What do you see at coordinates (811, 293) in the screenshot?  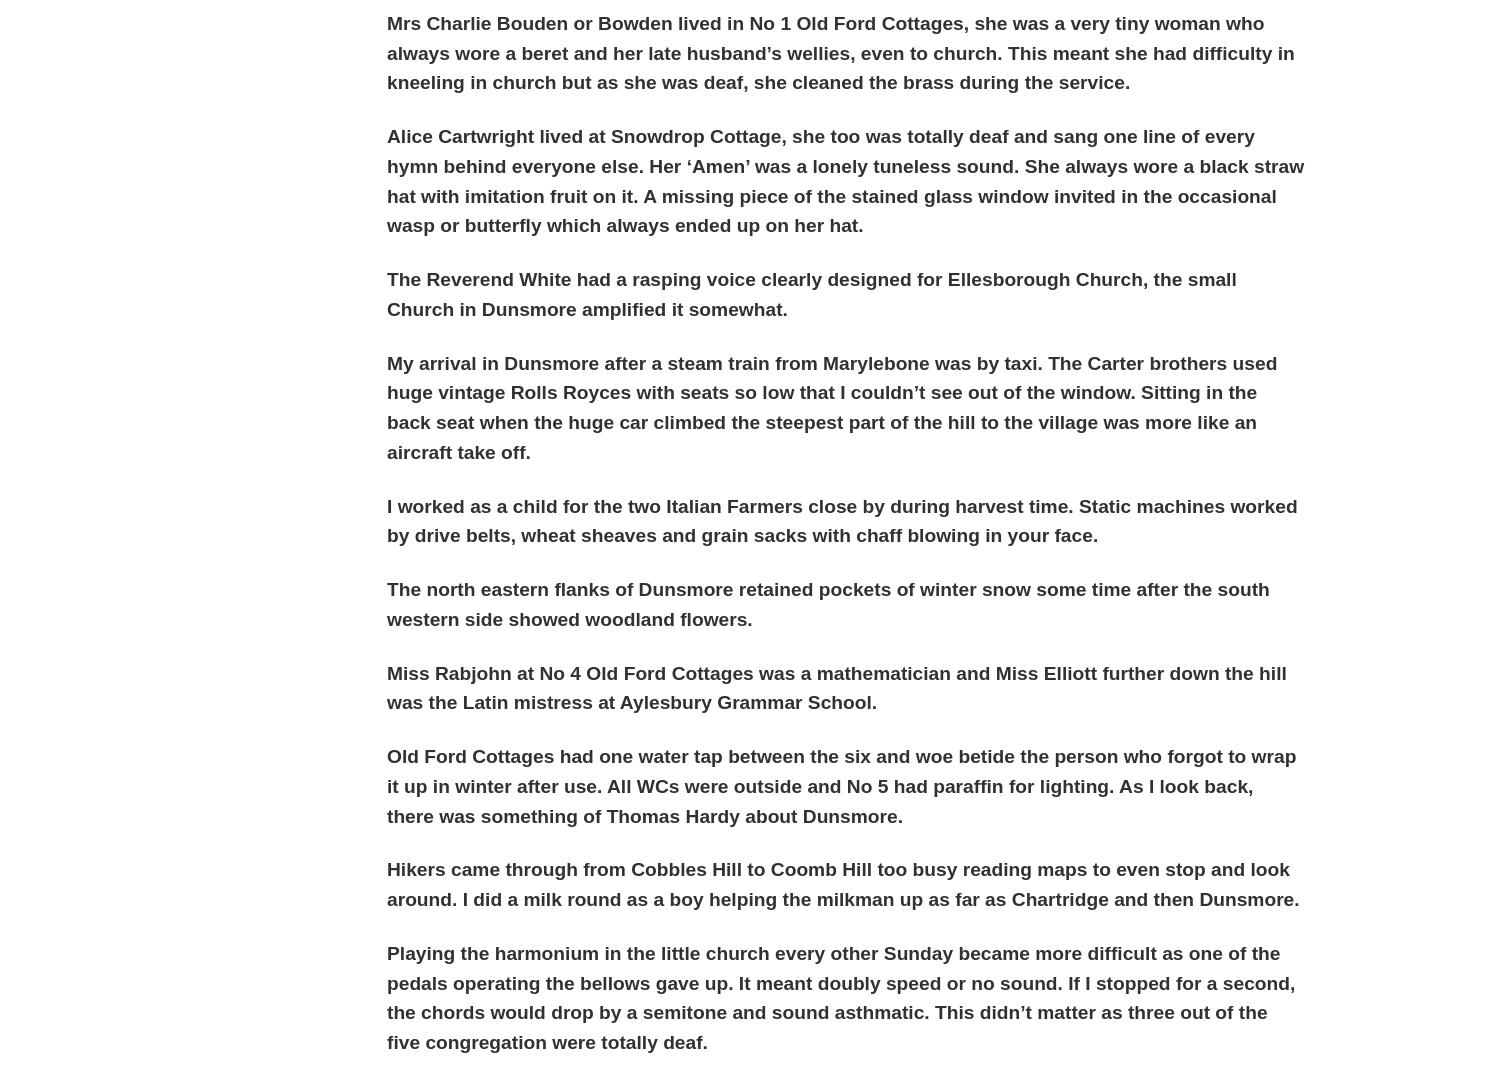 I see `'The Reverend White had a rasping voice clearly designed for Ellesborough Church, the small Church in Dunsmore amplified it somewhat.'` at bounding box center [811, 293].